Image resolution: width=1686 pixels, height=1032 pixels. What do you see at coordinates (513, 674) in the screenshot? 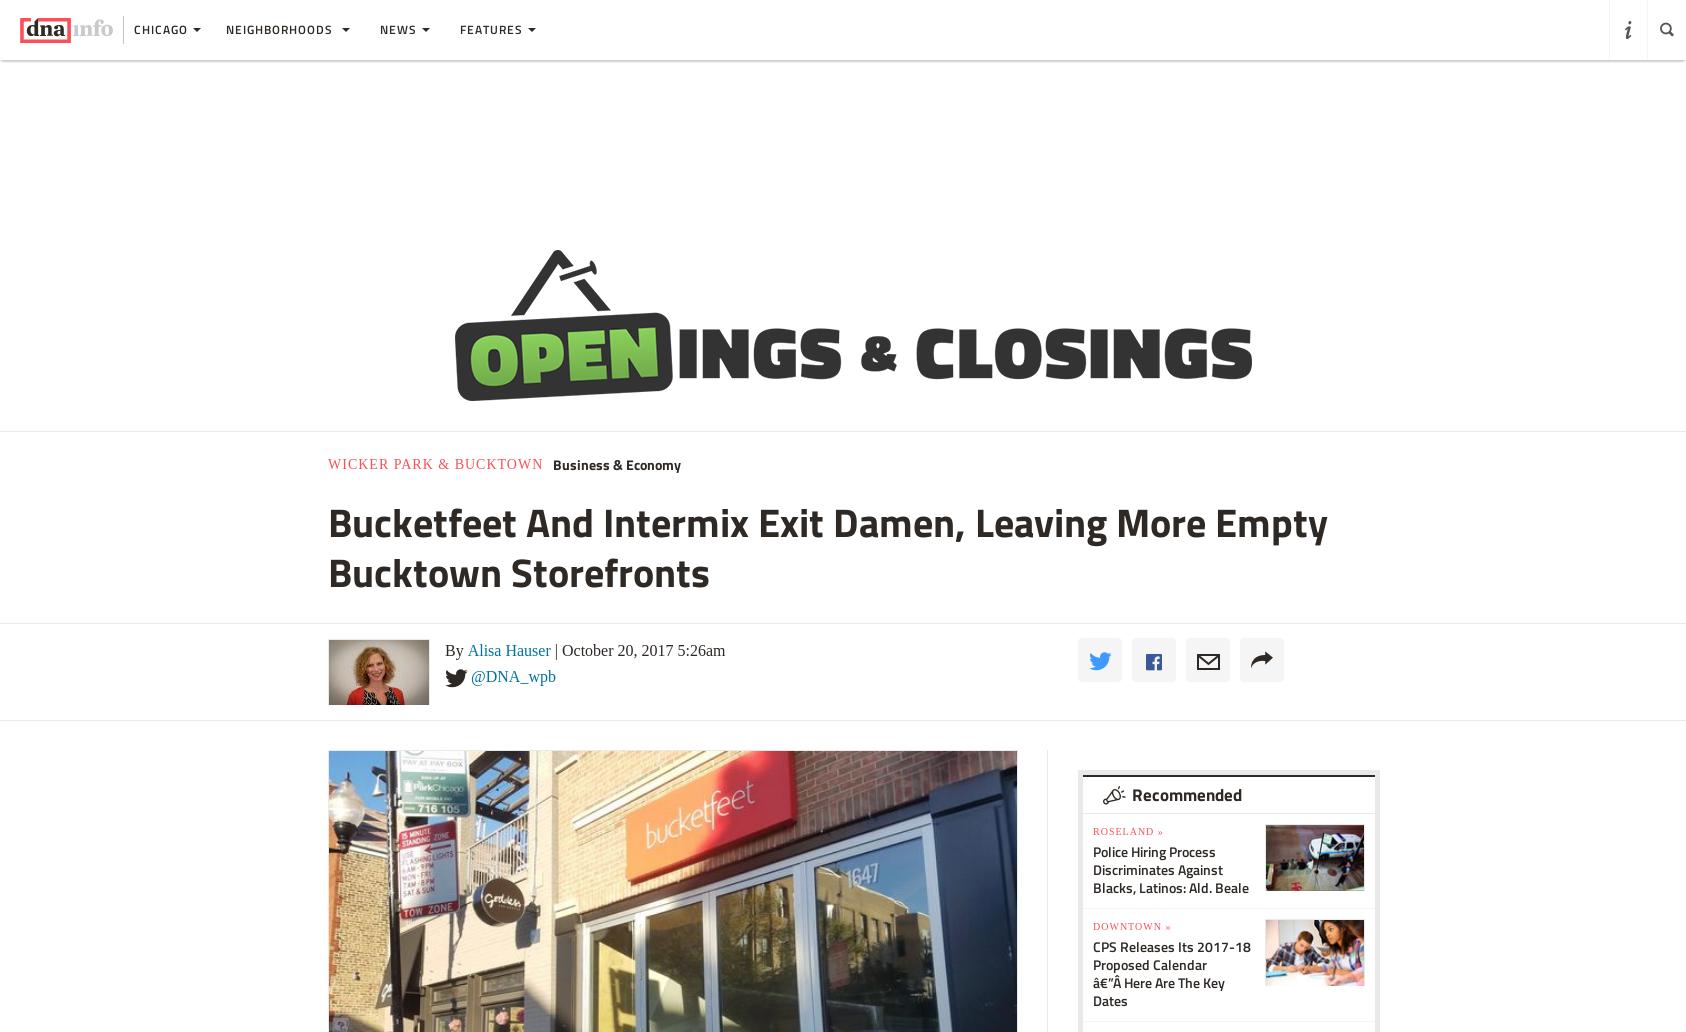
I see `'@DNA_wpb'` at bounding box center [513, 674].